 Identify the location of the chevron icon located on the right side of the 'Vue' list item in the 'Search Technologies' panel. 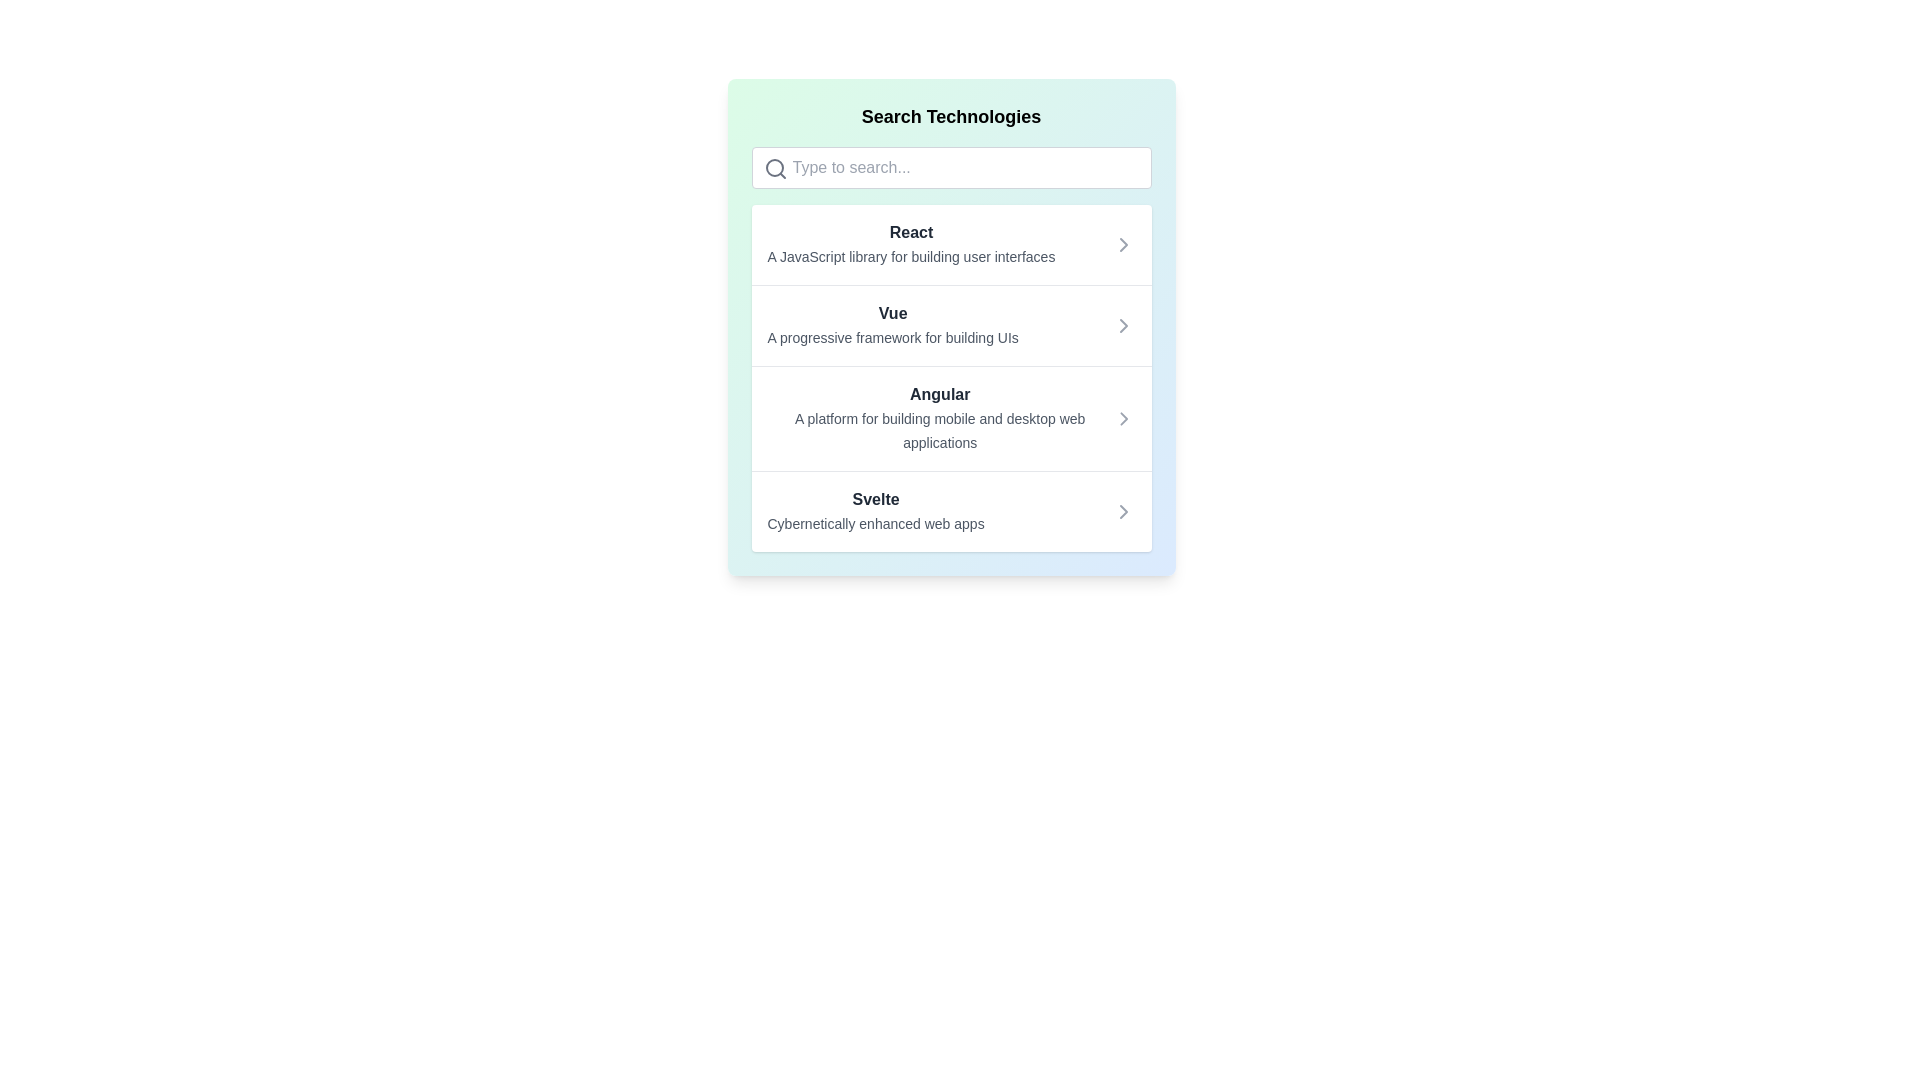
(1123, 325).